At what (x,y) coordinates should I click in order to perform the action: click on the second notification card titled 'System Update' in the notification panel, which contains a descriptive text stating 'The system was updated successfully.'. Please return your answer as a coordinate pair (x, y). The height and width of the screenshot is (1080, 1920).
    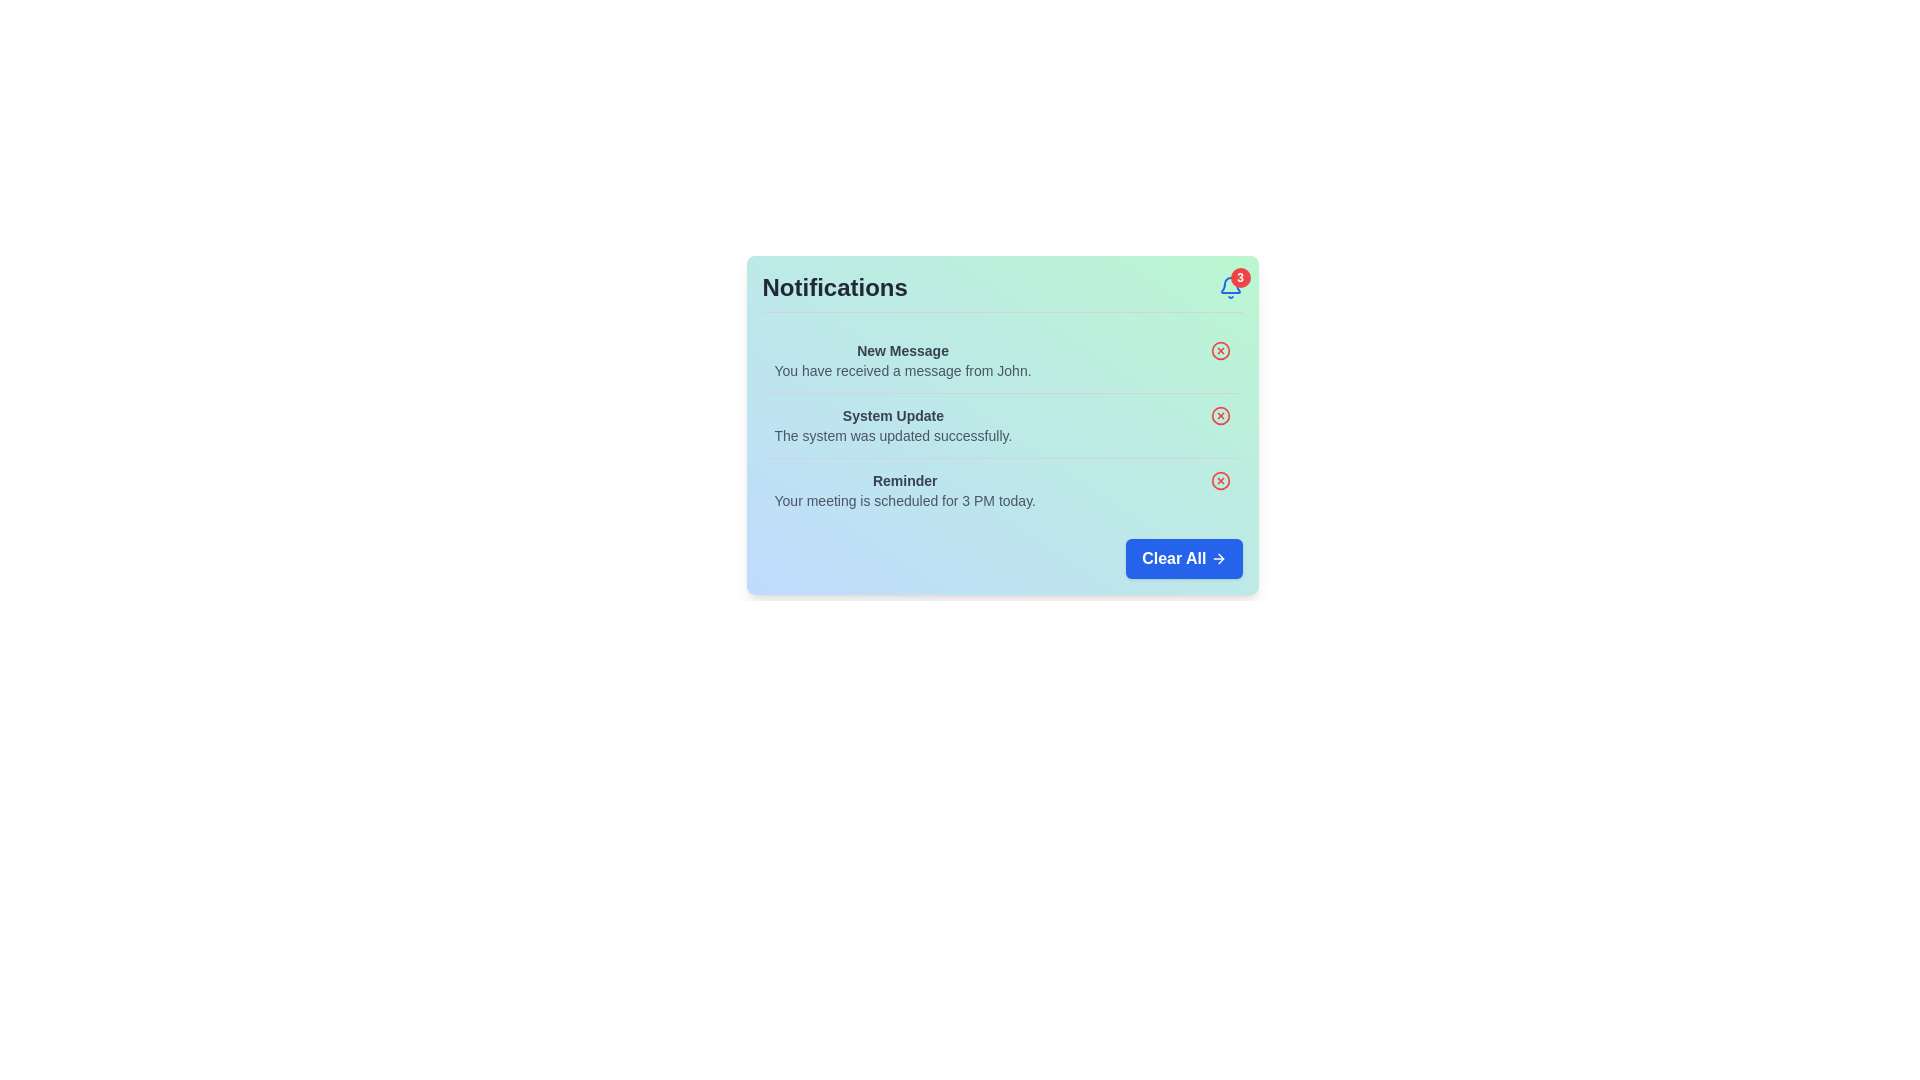
    Looking at the image, I should click on (1002, 424).